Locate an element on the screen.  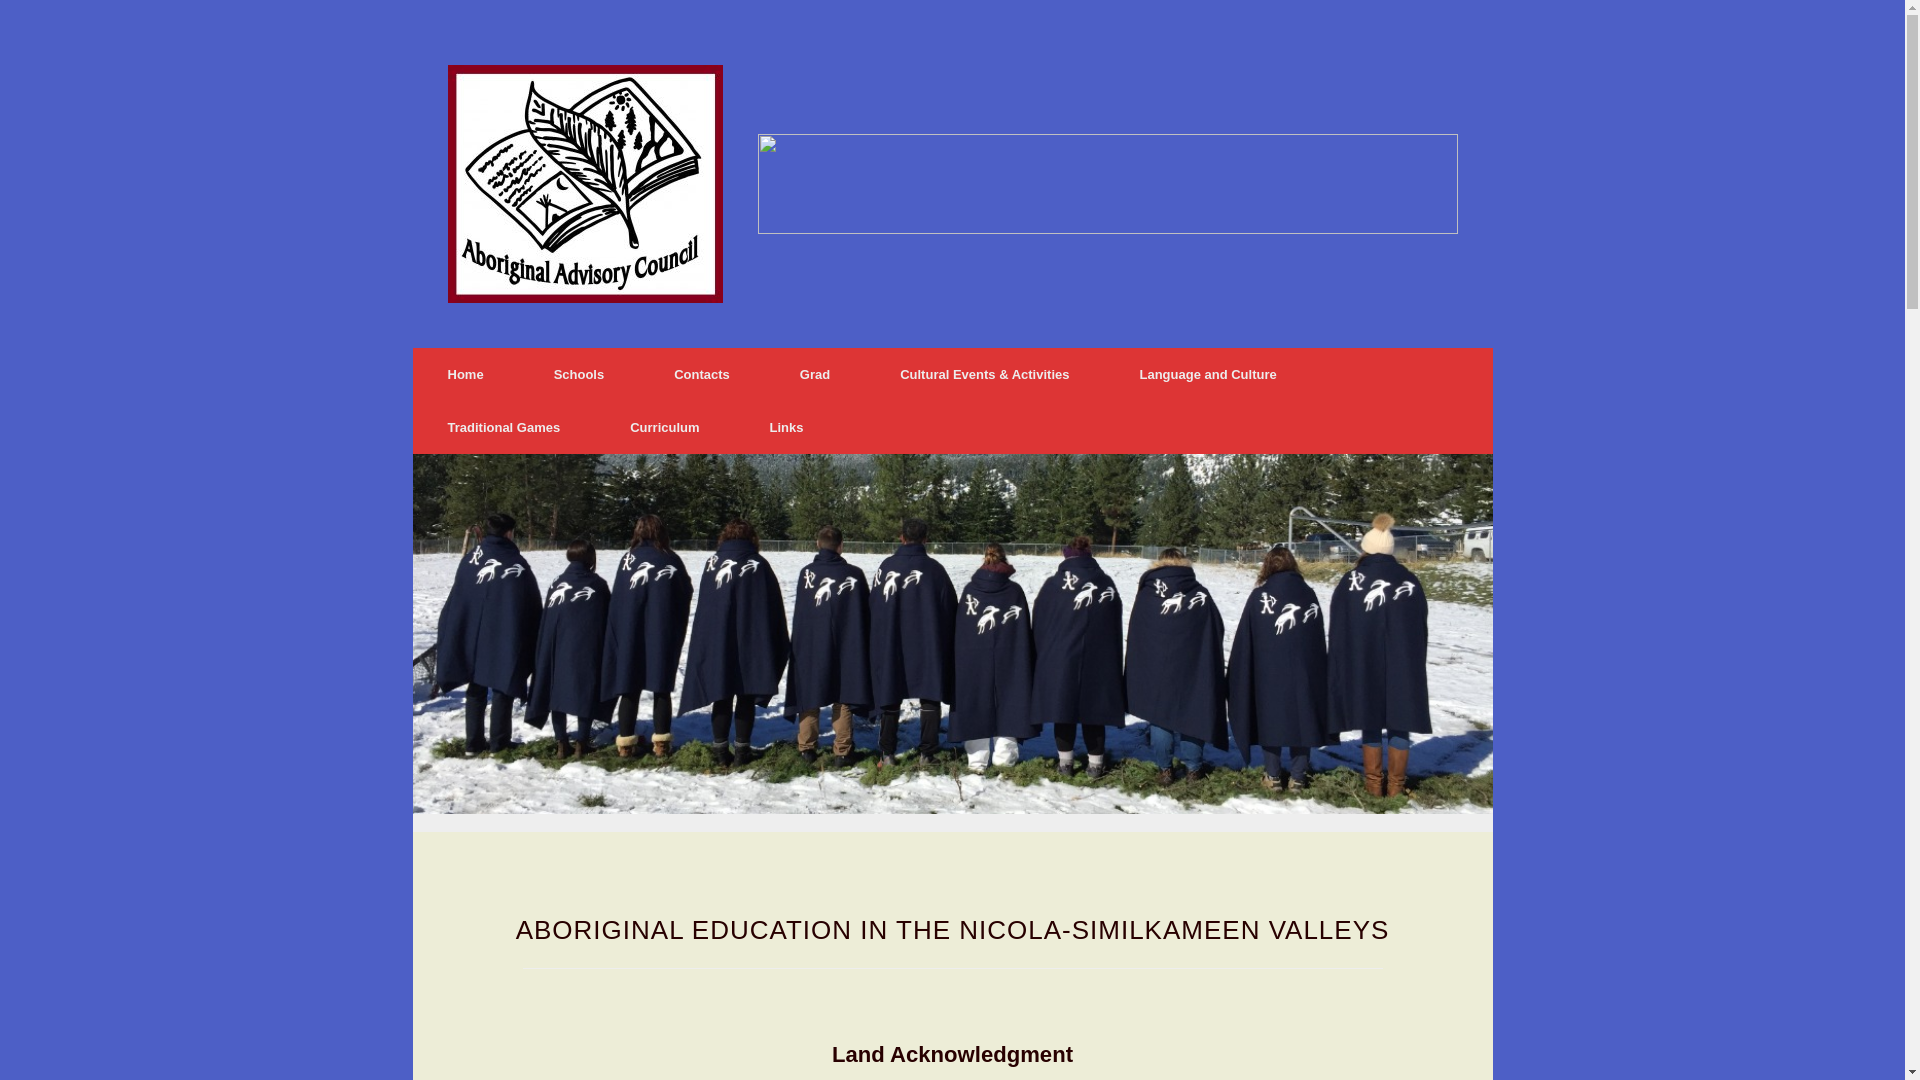
'Cultural Events & Activities' is located at coordinates (864, 374).